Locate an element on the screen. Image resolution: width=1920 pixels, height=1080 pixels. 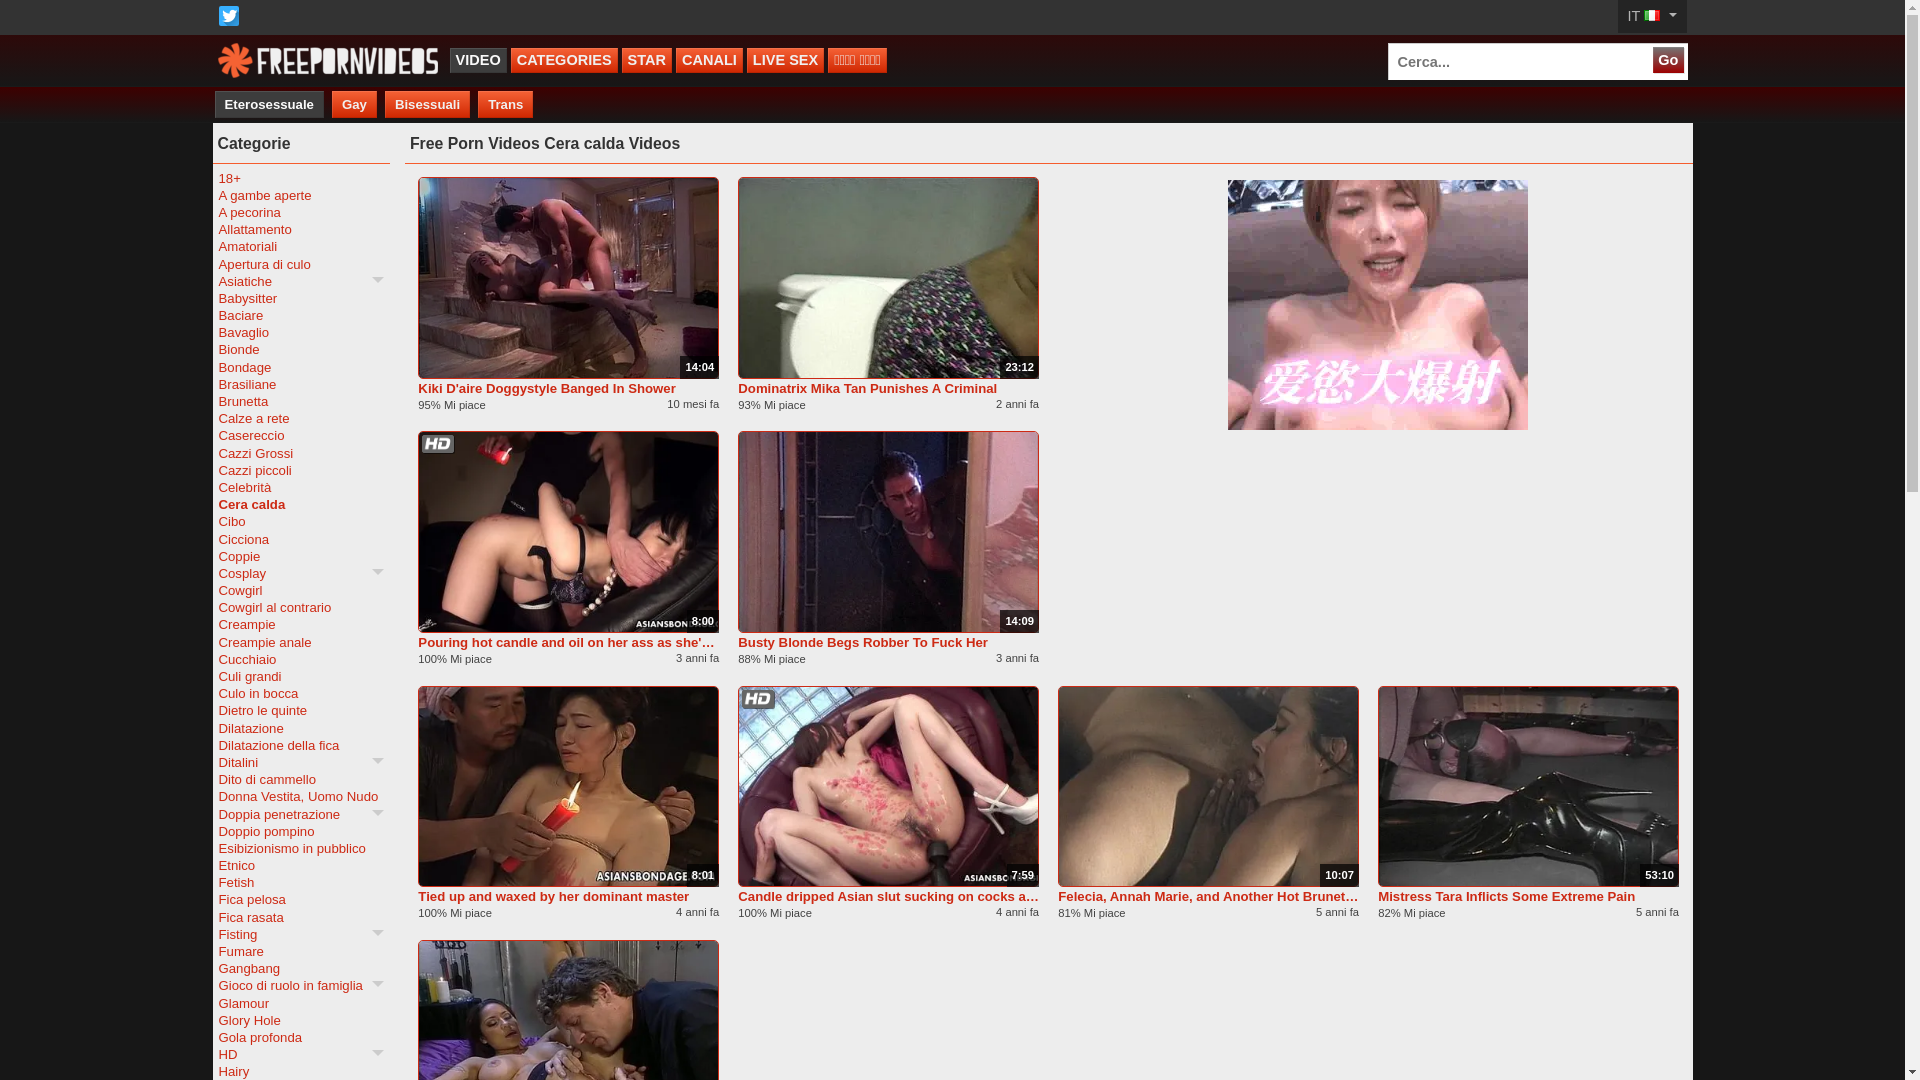
'HD' is located at coordinates (300, 1053).